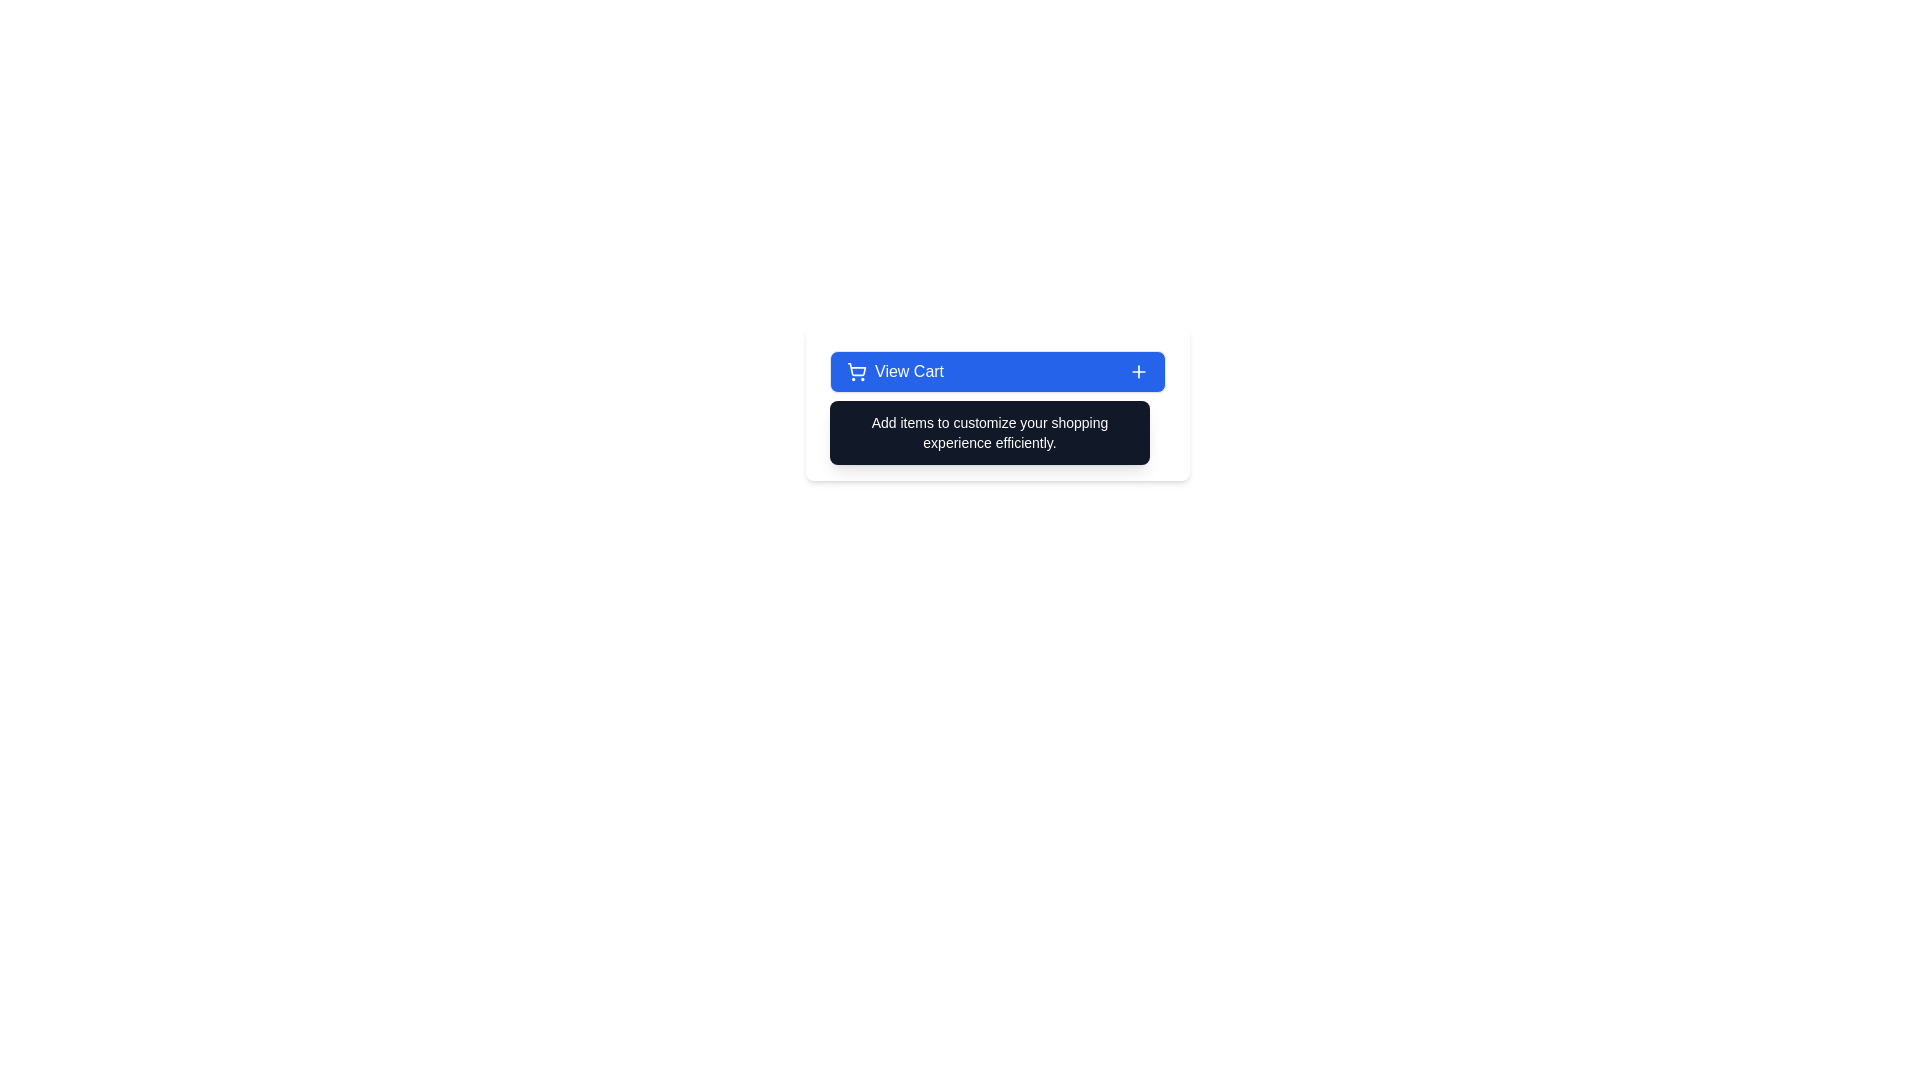 This screenshot has width=1920, height=1080. What do you see at coordinates (894, 371) in the screenshot?
I see `the 'View Cart' text label, which is visually highlighted and positioned to the left within its blue button structure, alongside a shopping cart icon` at bounding box center [894, 371].